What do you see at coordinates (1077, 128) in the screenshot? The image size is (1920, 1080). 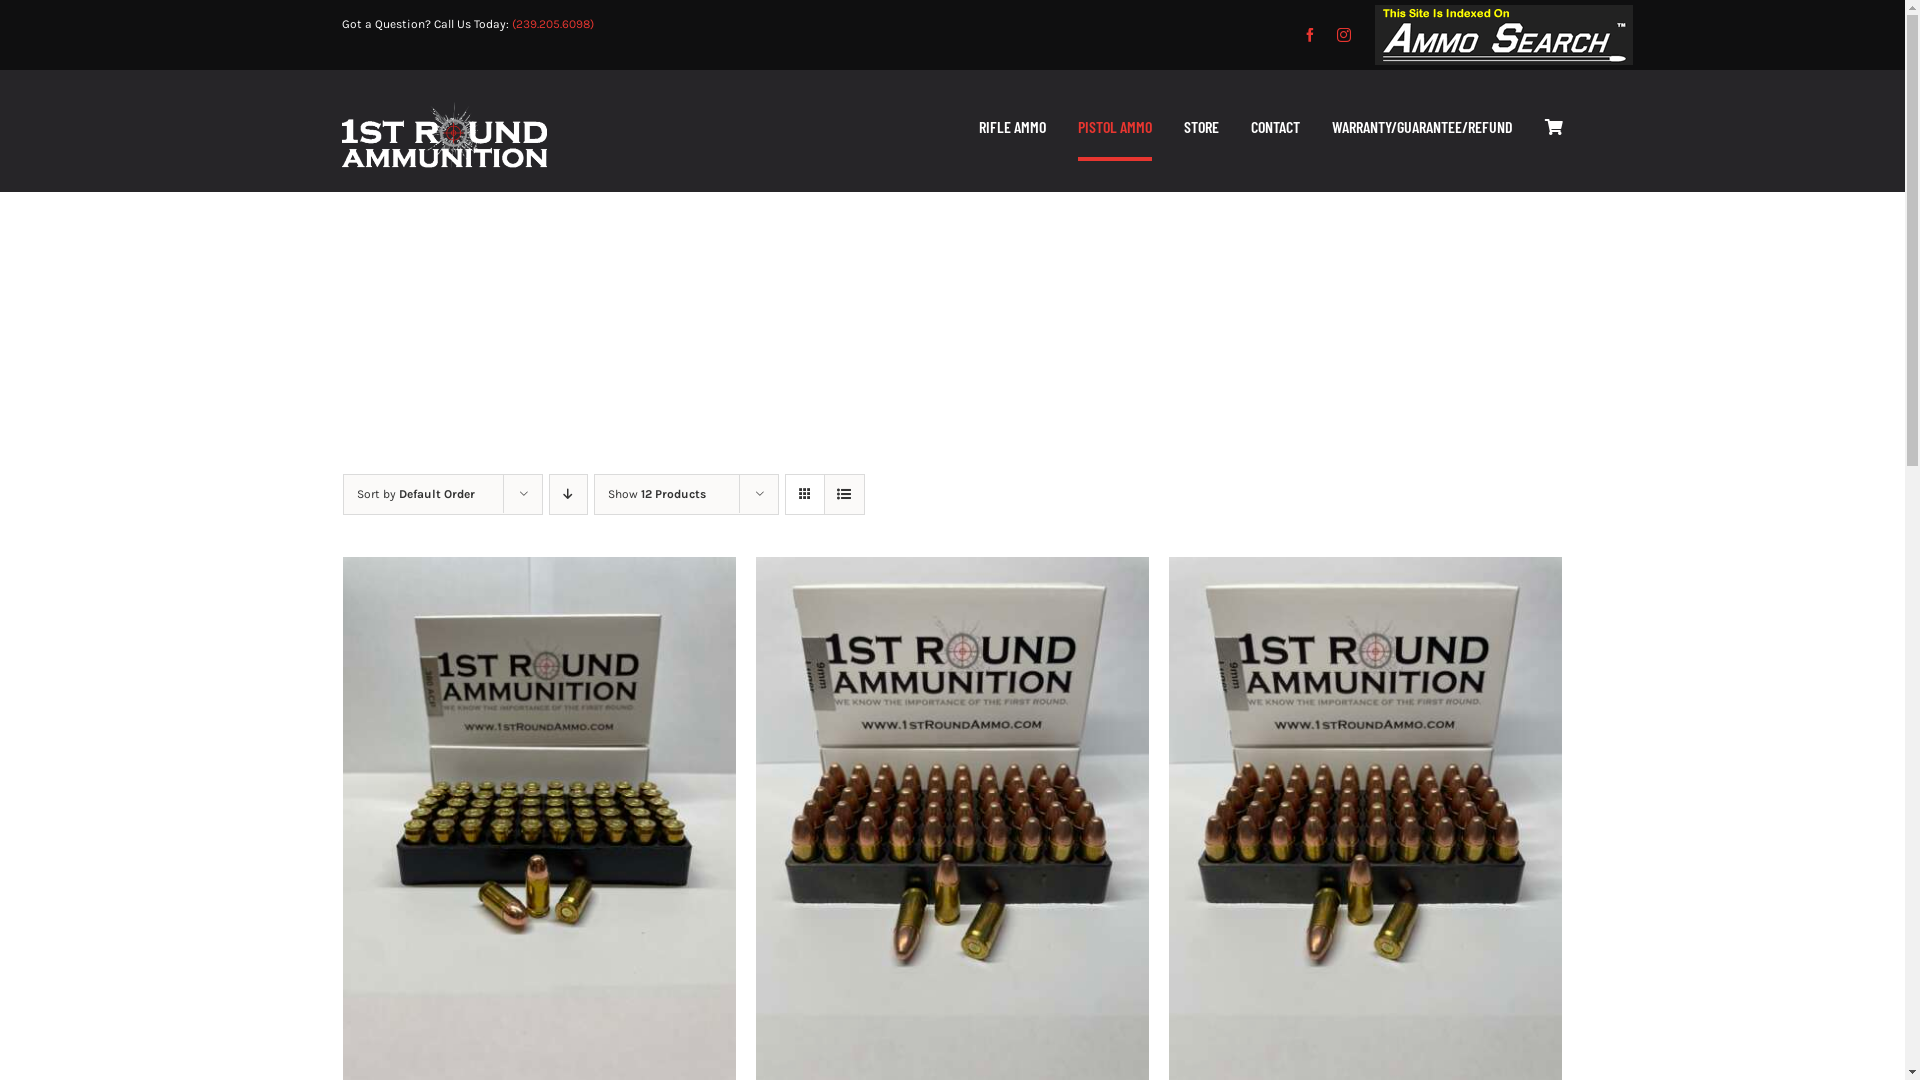 I see `'PISTOL AMMO'` at bounding box center [1077, 128].